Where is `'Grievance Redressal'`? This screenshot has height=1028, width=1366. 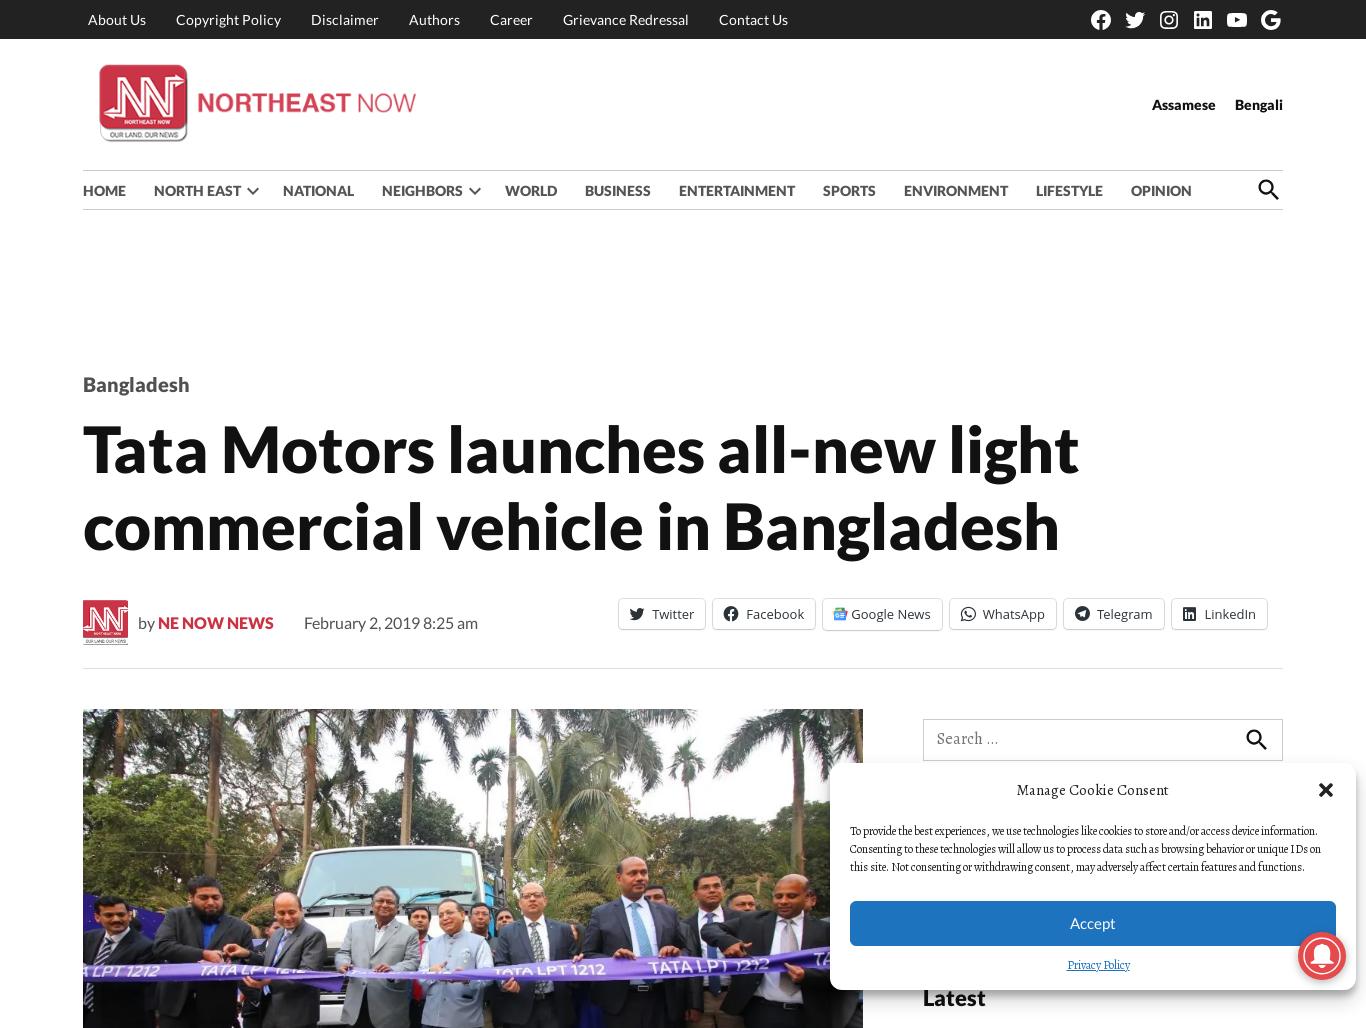 'Grievance Redressal' is located at coordinates (625, 18).